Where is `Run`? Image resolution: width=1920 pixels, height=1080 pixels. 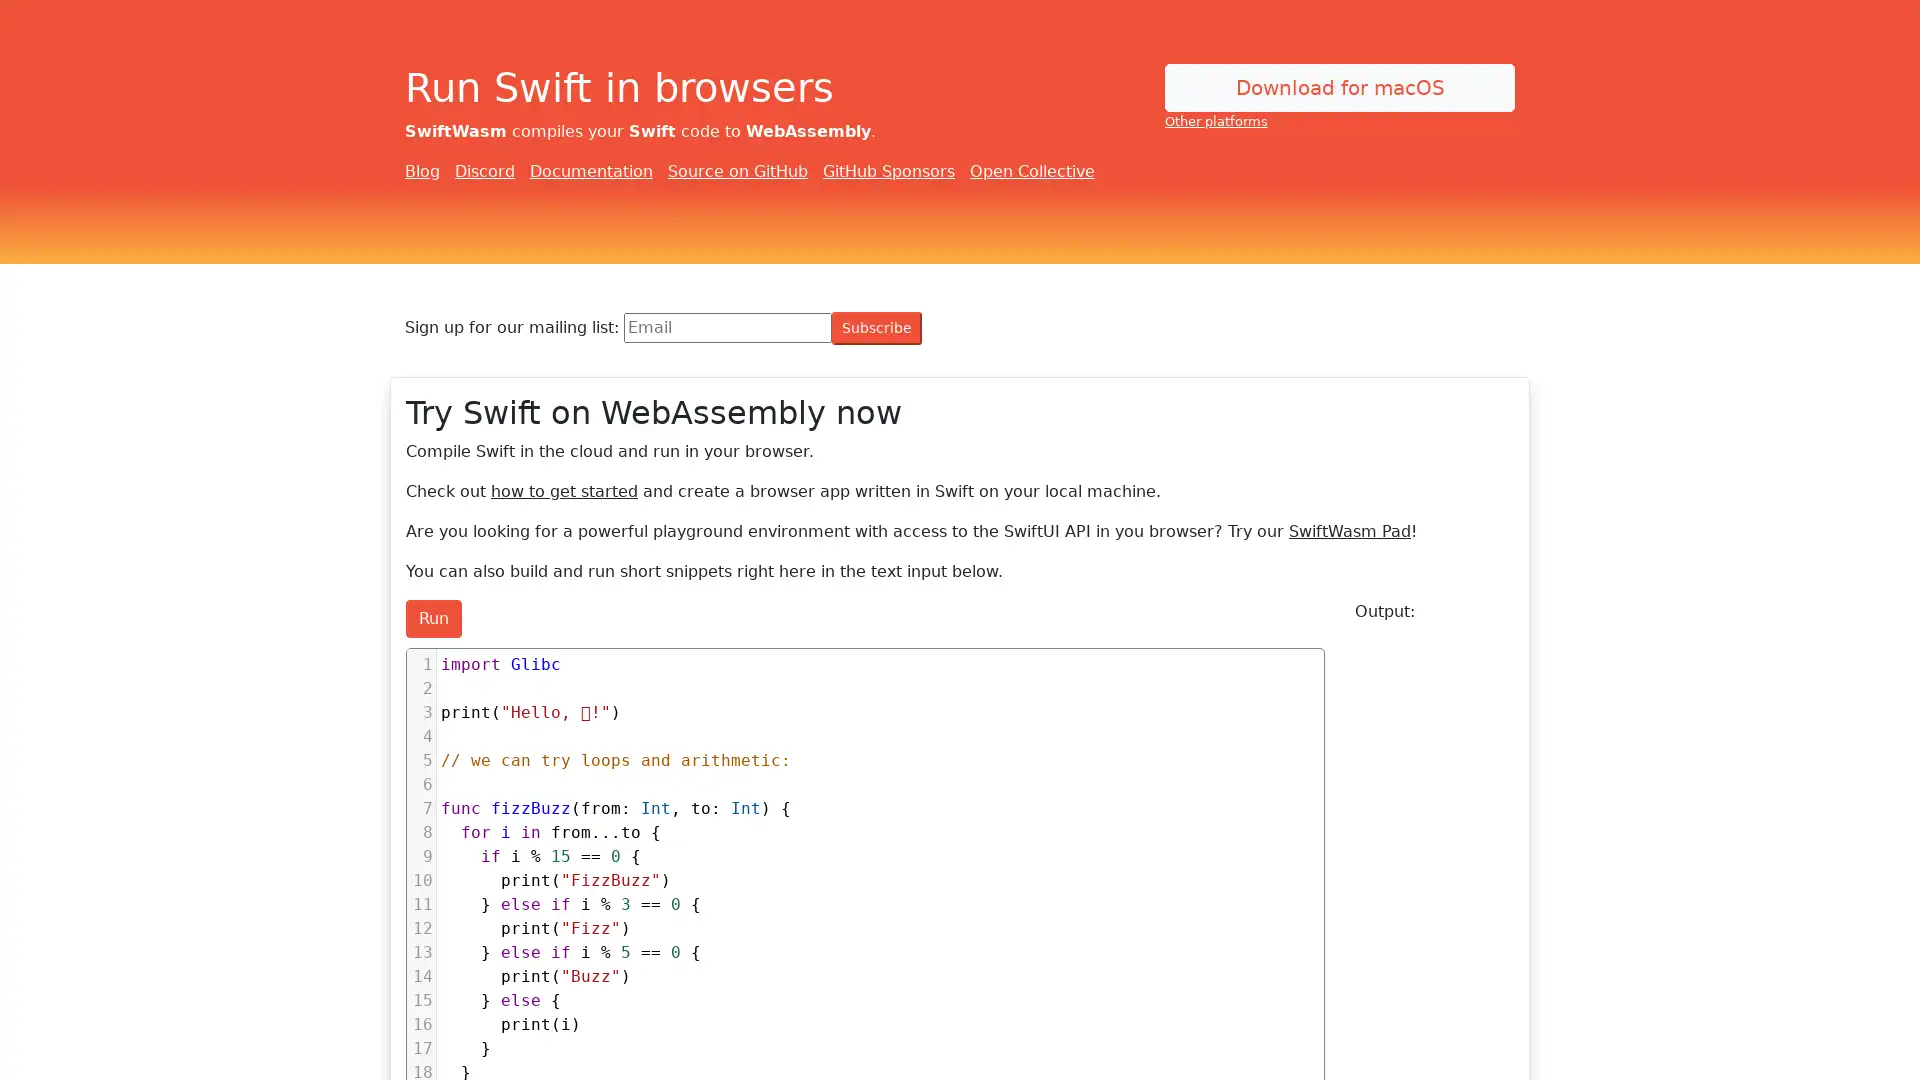
Run is located at coordinates (432, 617).